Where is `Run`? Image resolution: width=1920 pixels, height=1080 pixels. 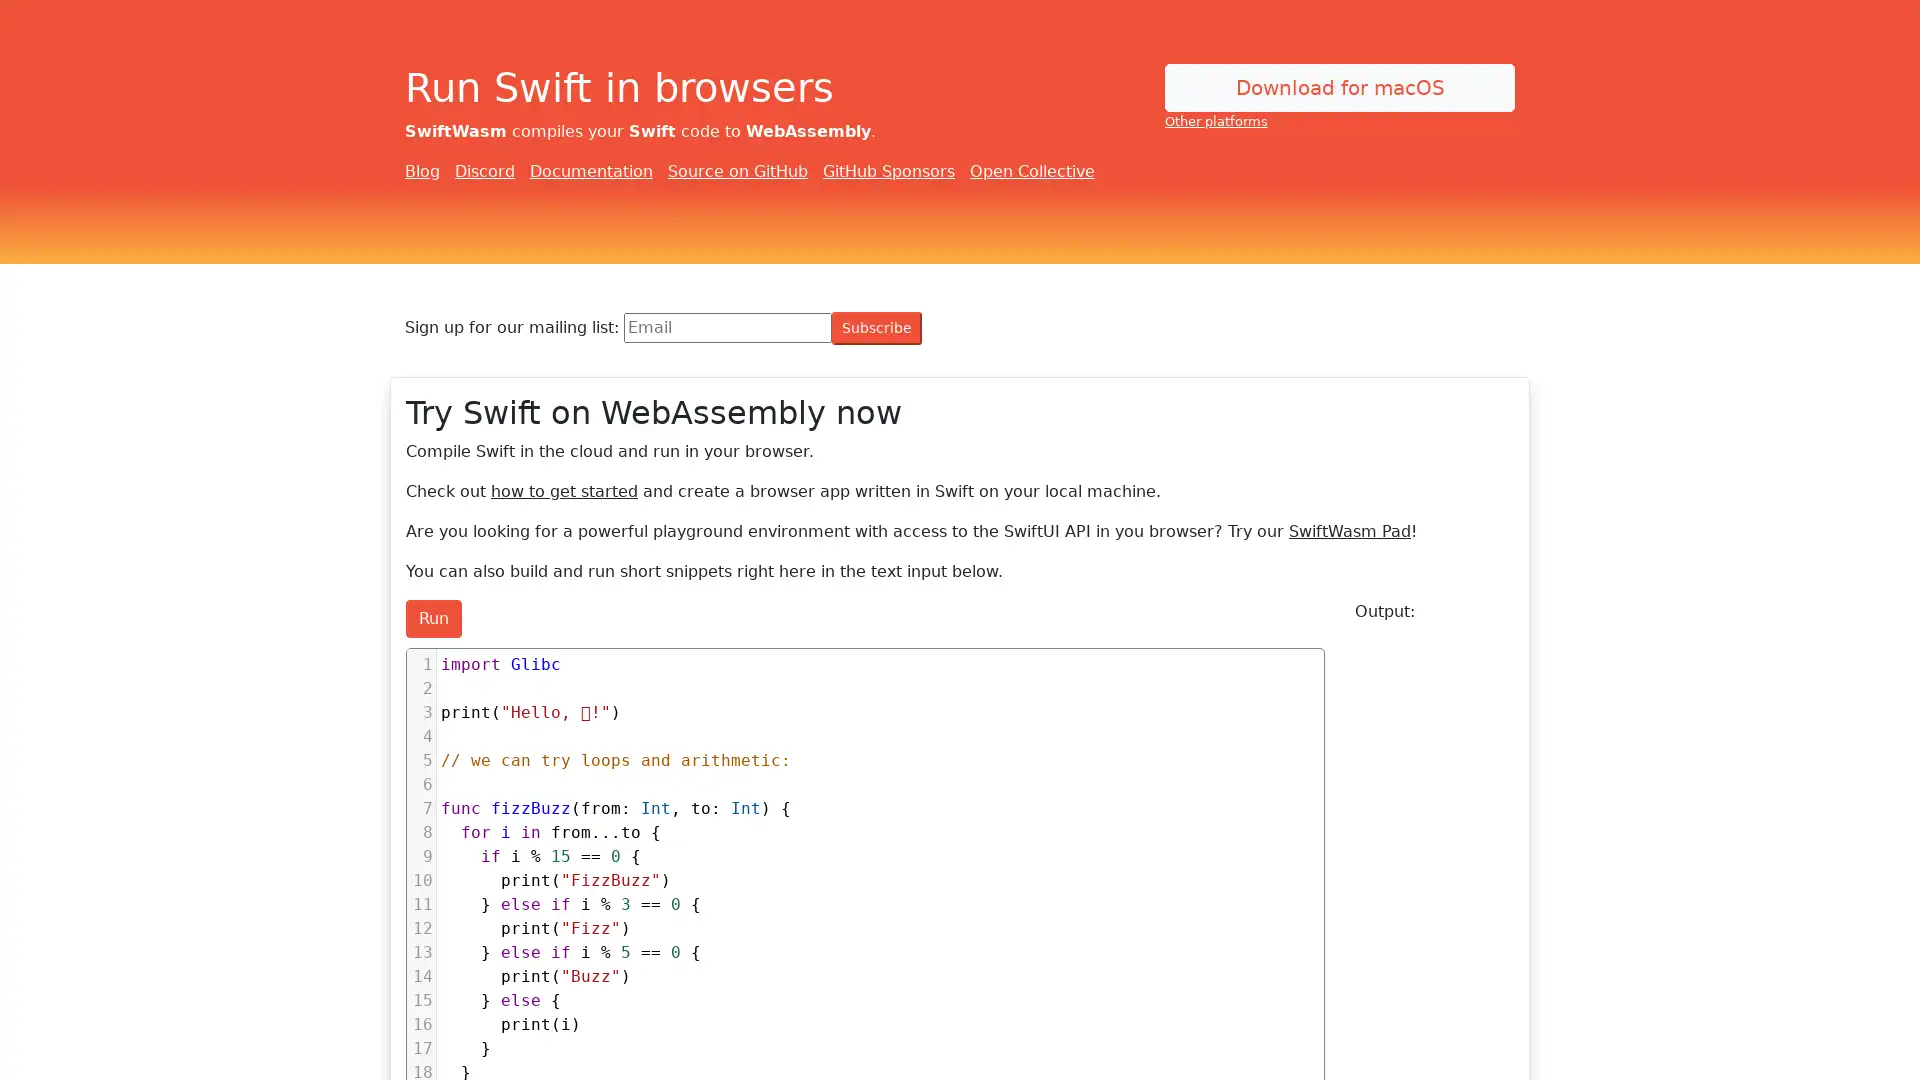
Run is located at coordinates (432, 617).